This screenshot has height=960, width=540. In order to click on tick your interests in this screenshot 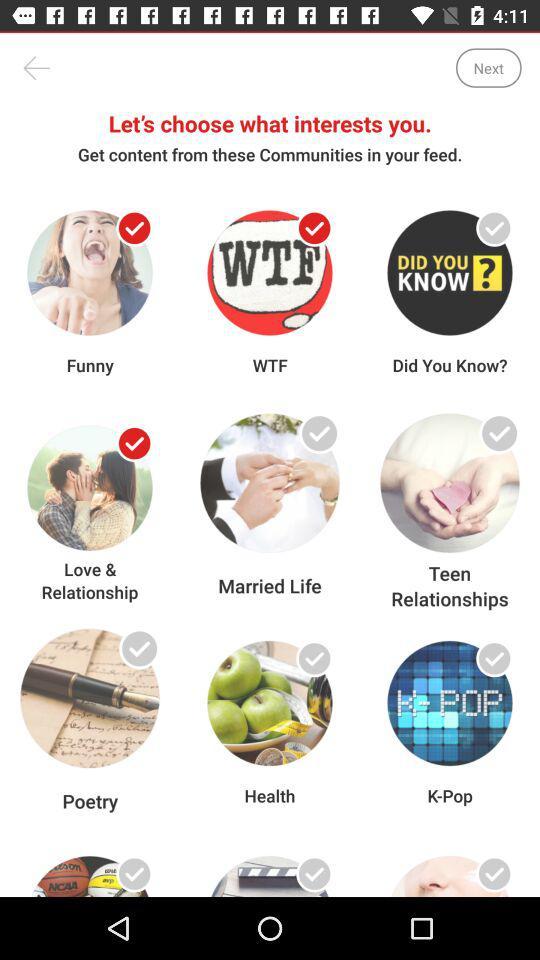, I will do `click(134, 873)`.